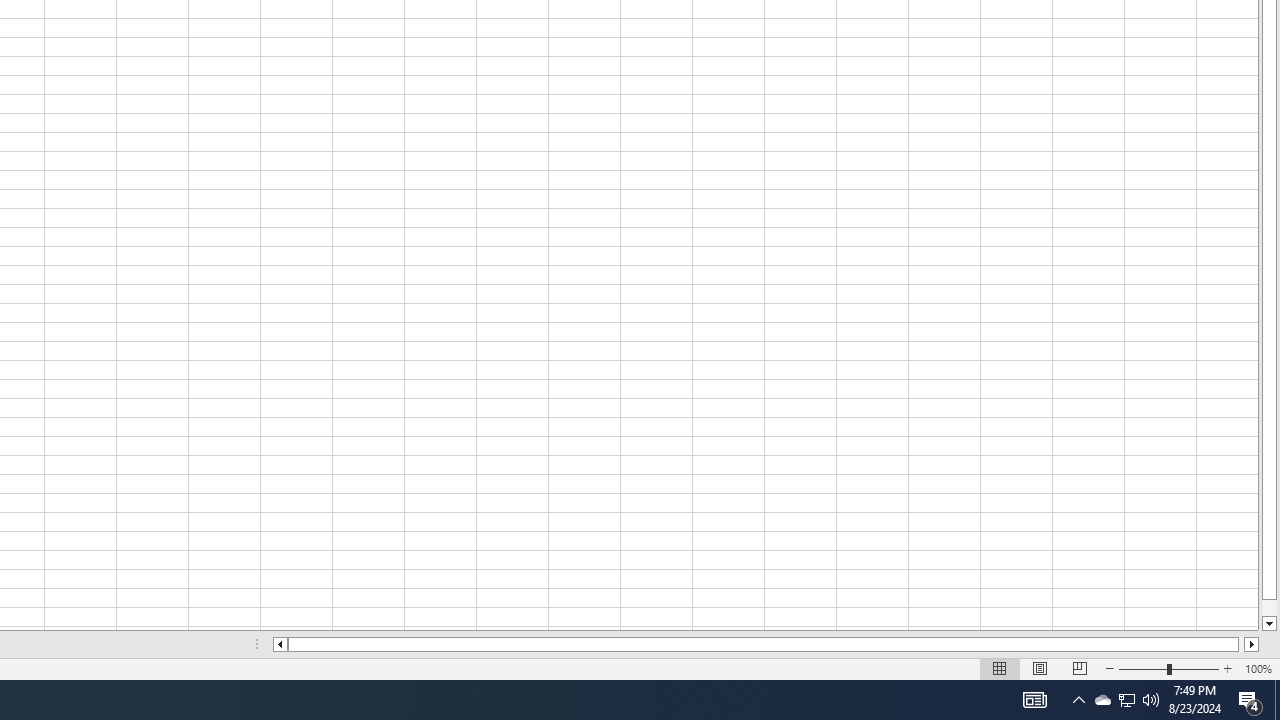  What do you see at coordinates (1251, 644) in the screenshot?
I see `'Column right'` at bounding box center [1251, 644].